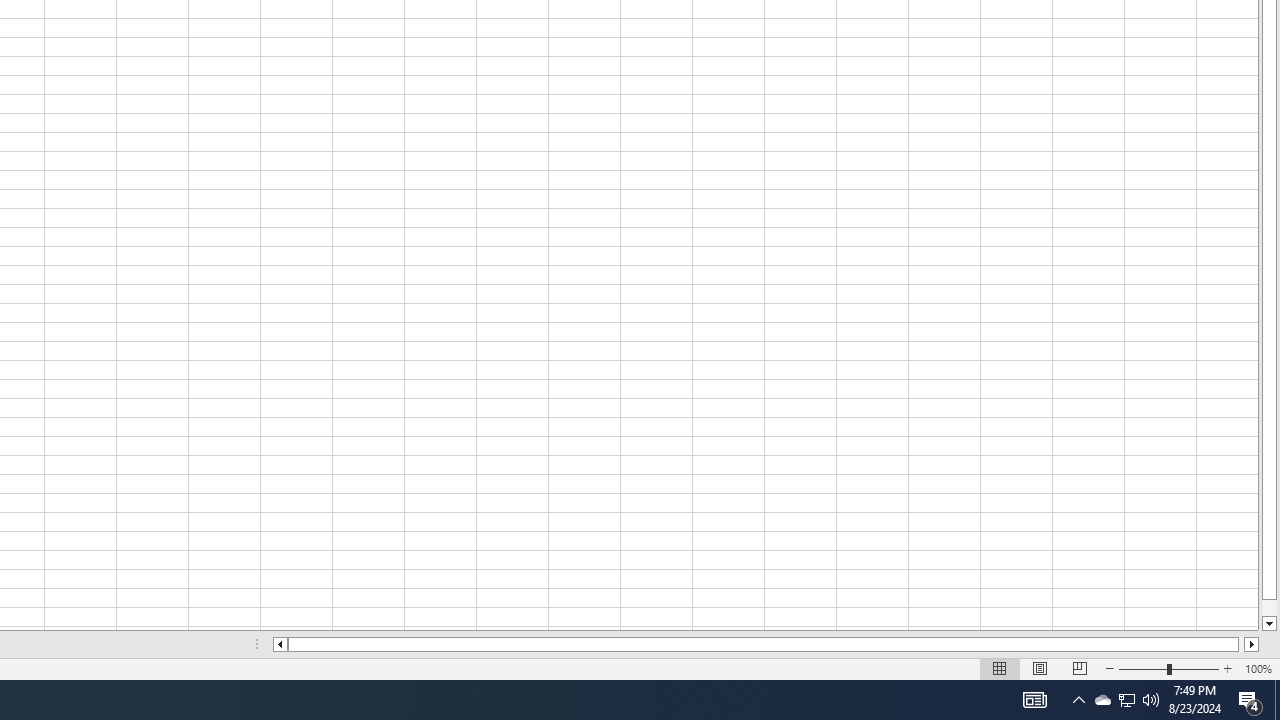  What do you see at coordinates (1251, 644) in the screenshot?
I see `'Column right'` at bounding box center [1251, 644].